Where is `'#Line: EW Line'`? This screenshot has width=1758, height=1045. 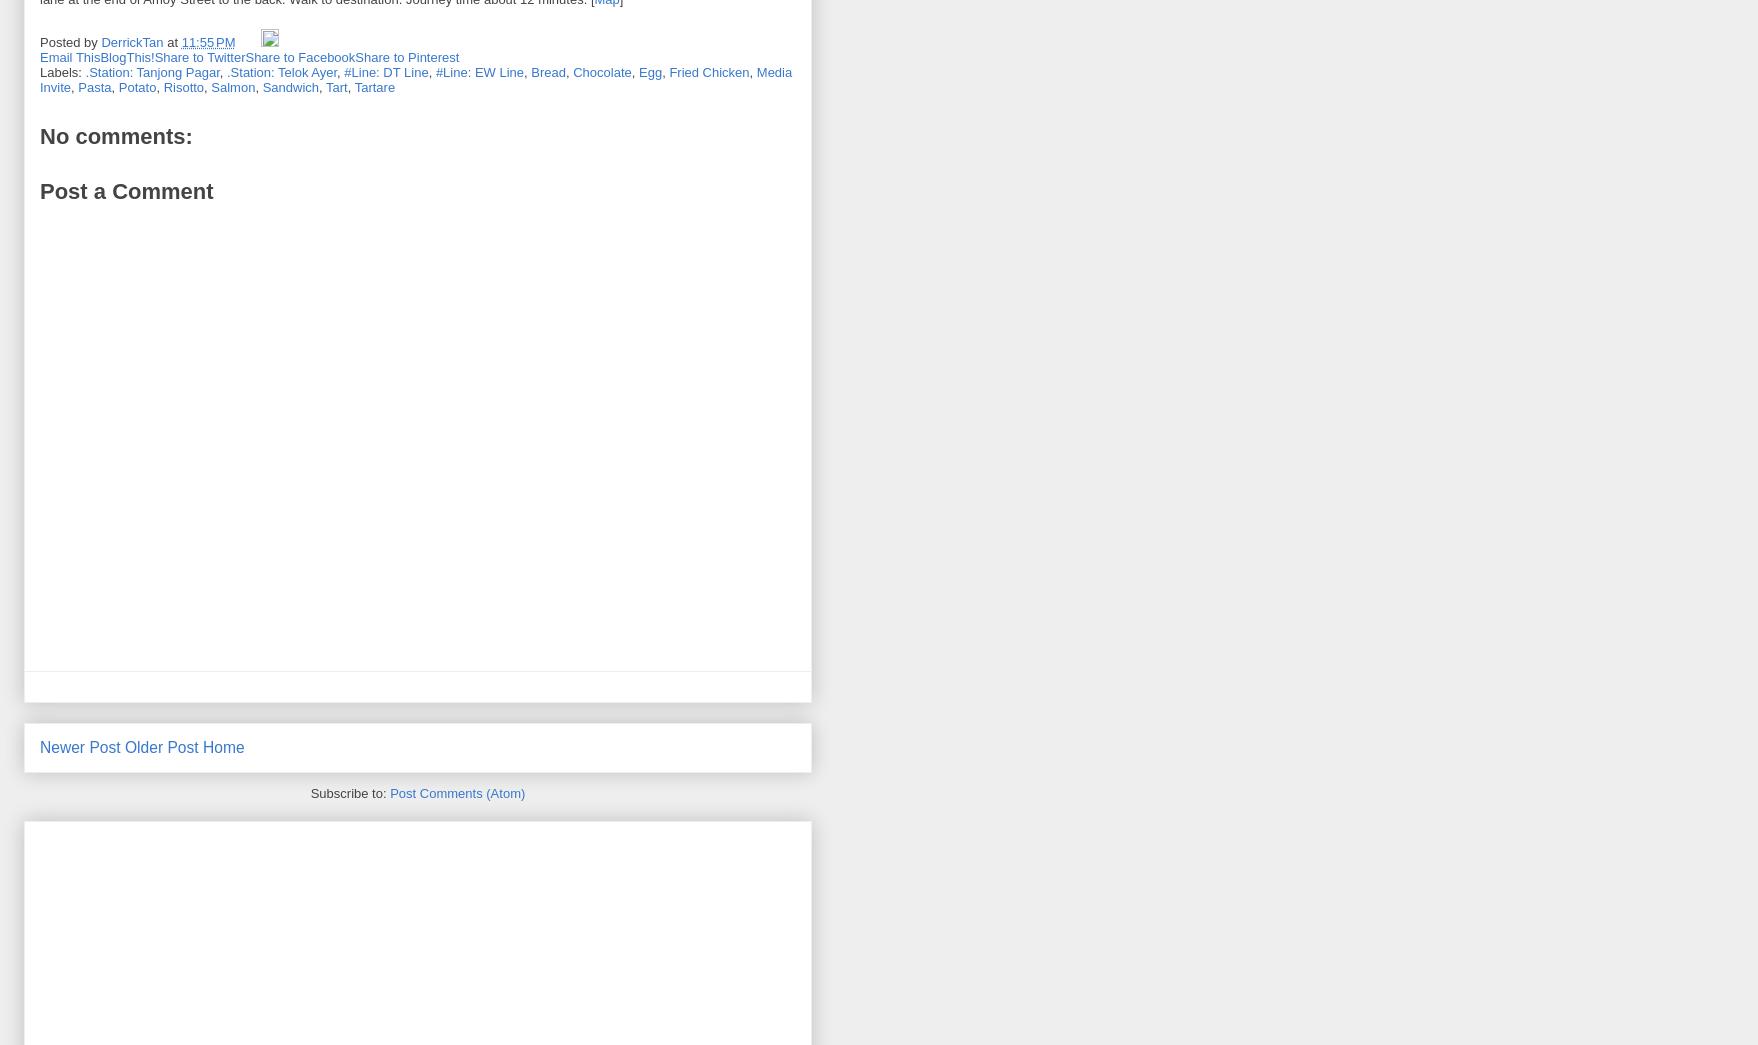
'#Line: EW Line' is located at coordinates (478, 71).